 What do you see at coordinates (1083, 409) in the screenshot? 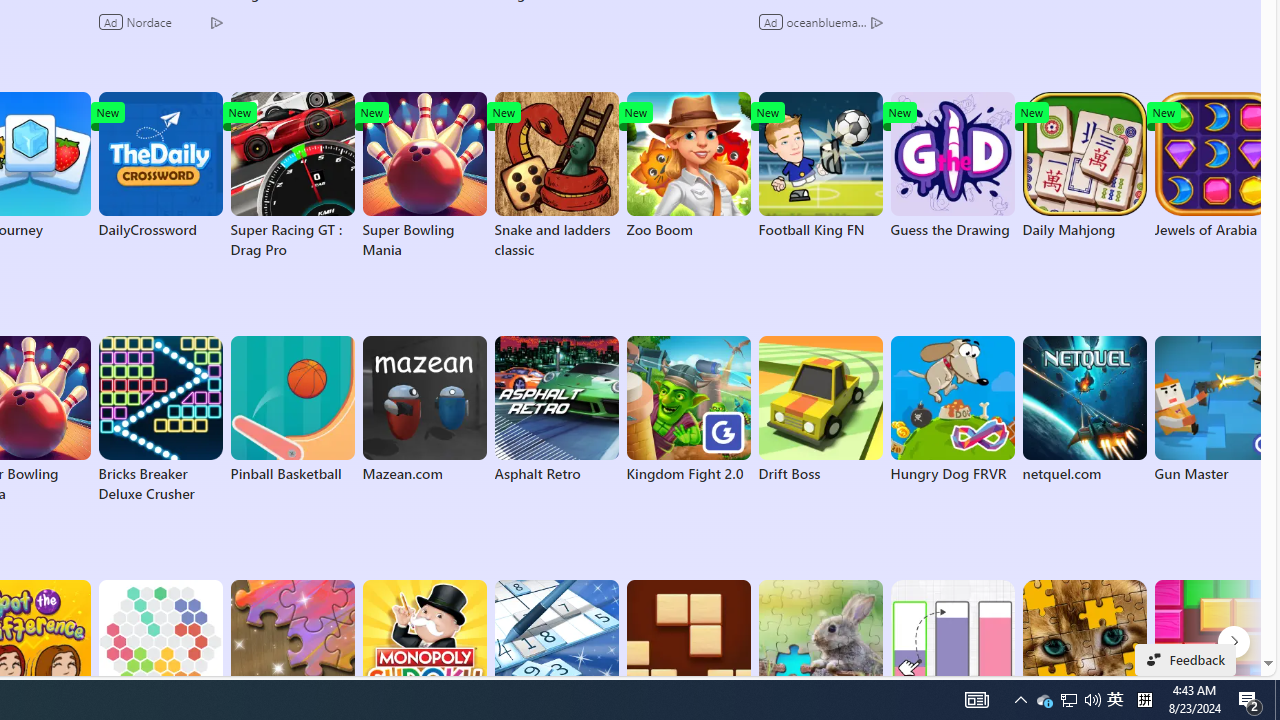
I see `'netquel.com'` at bounding box center [1083, 409].